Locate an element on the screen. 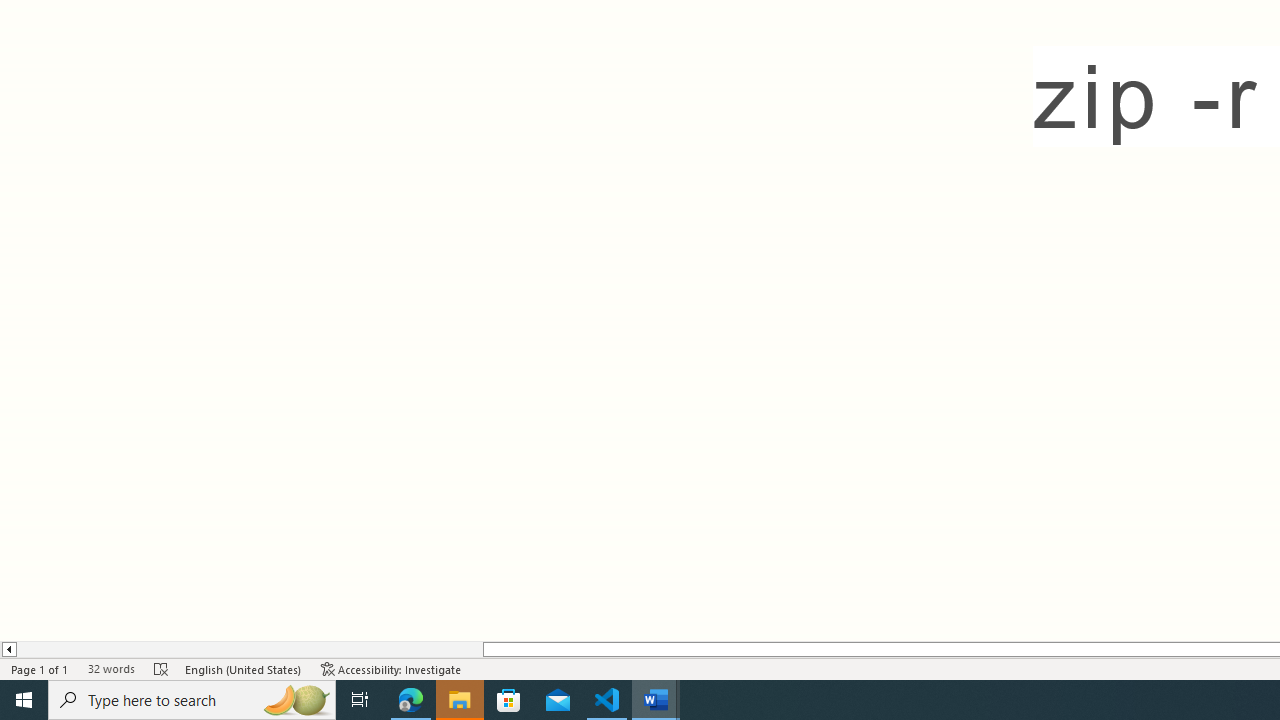  'Word Count 32 words' is located at coordinates (110, 669).